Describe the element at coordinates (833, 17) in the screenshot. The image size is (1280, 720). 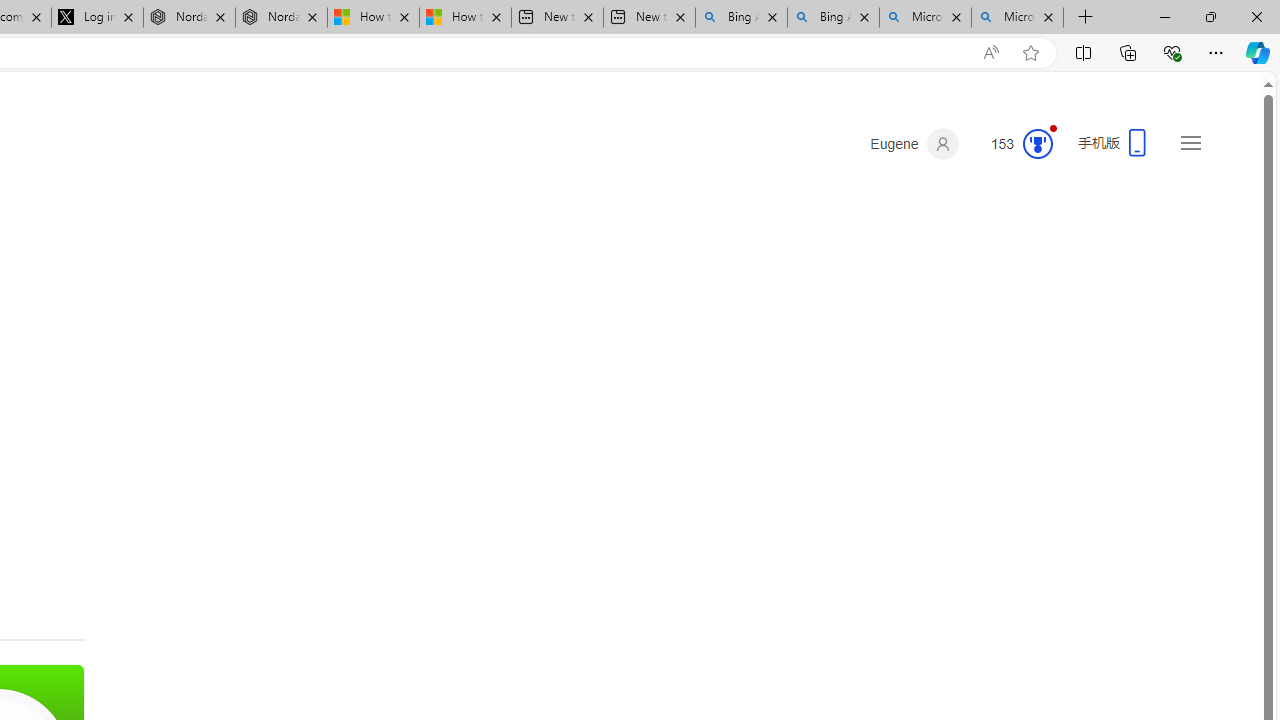
I see `'Bing AI - Search'` at that location.